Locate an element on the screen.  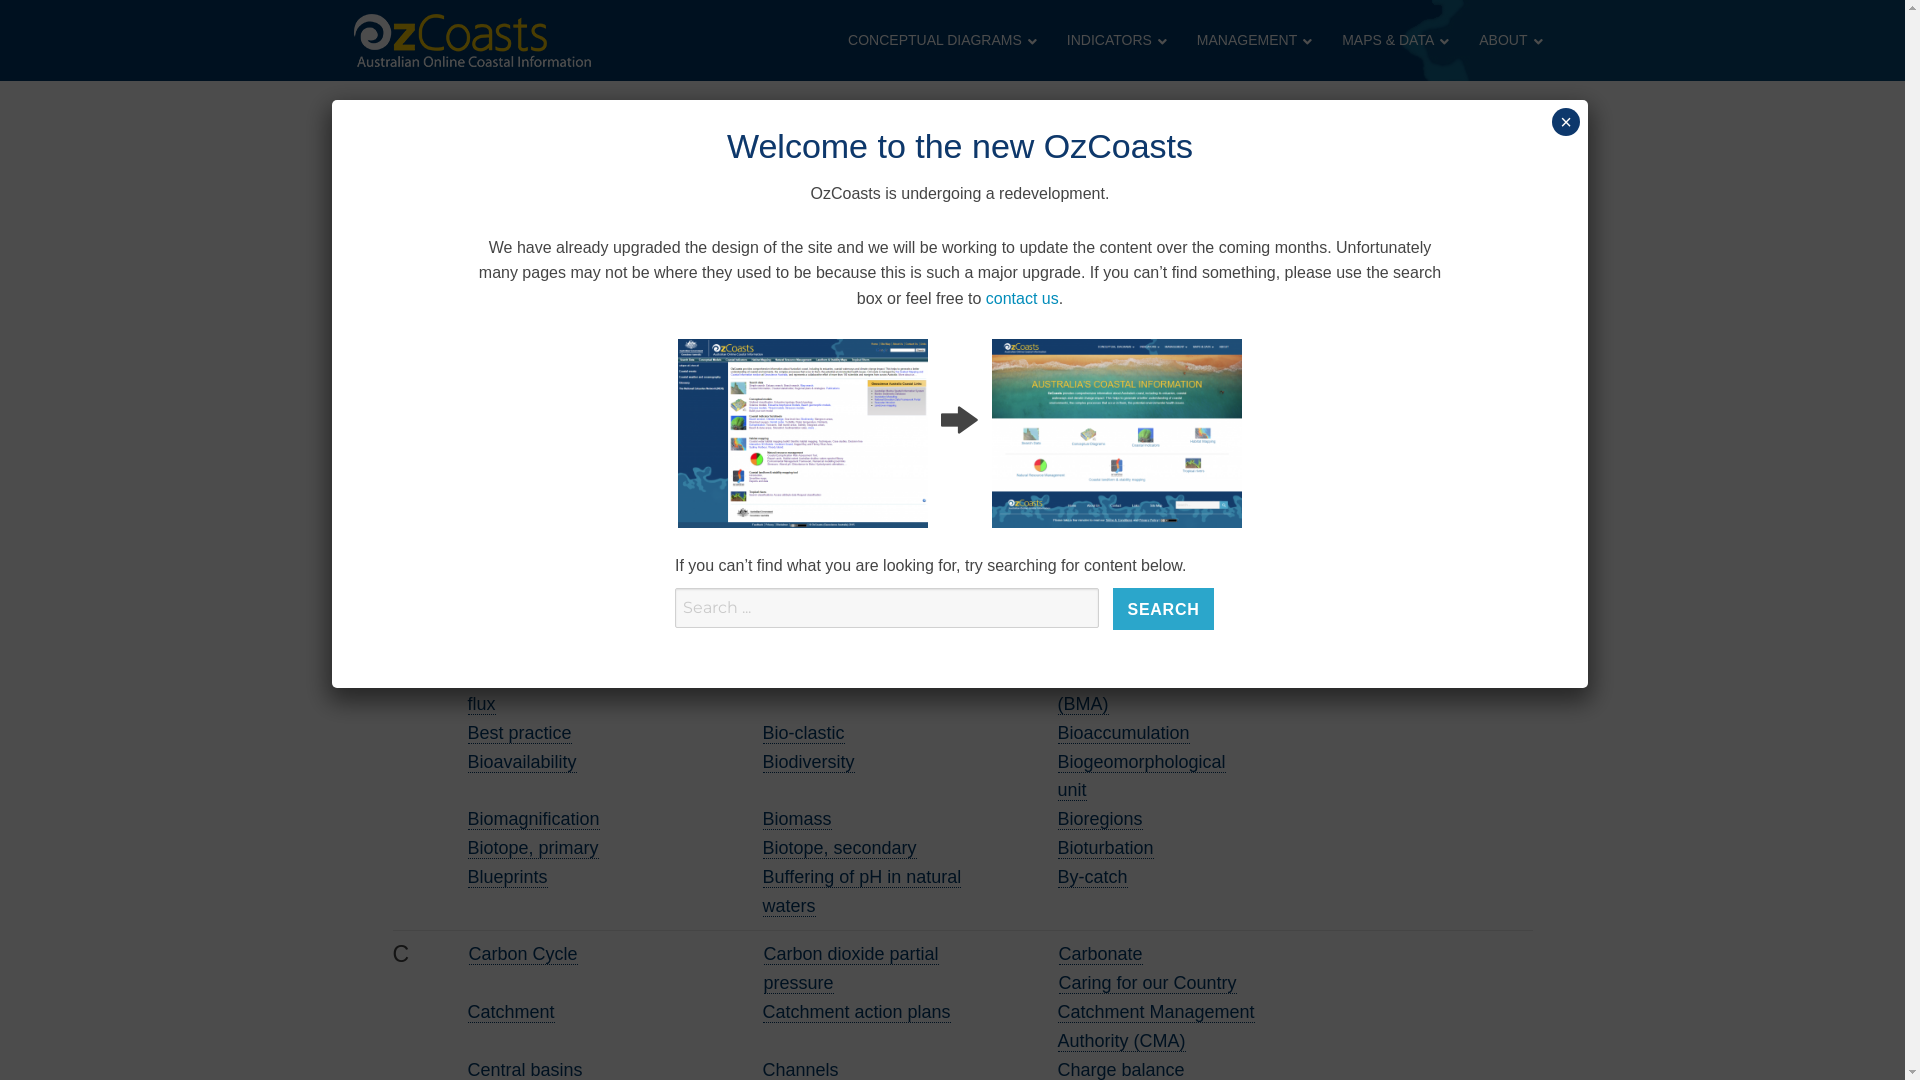
'MANAGEMENT' is located at coordinates (1176, 40).